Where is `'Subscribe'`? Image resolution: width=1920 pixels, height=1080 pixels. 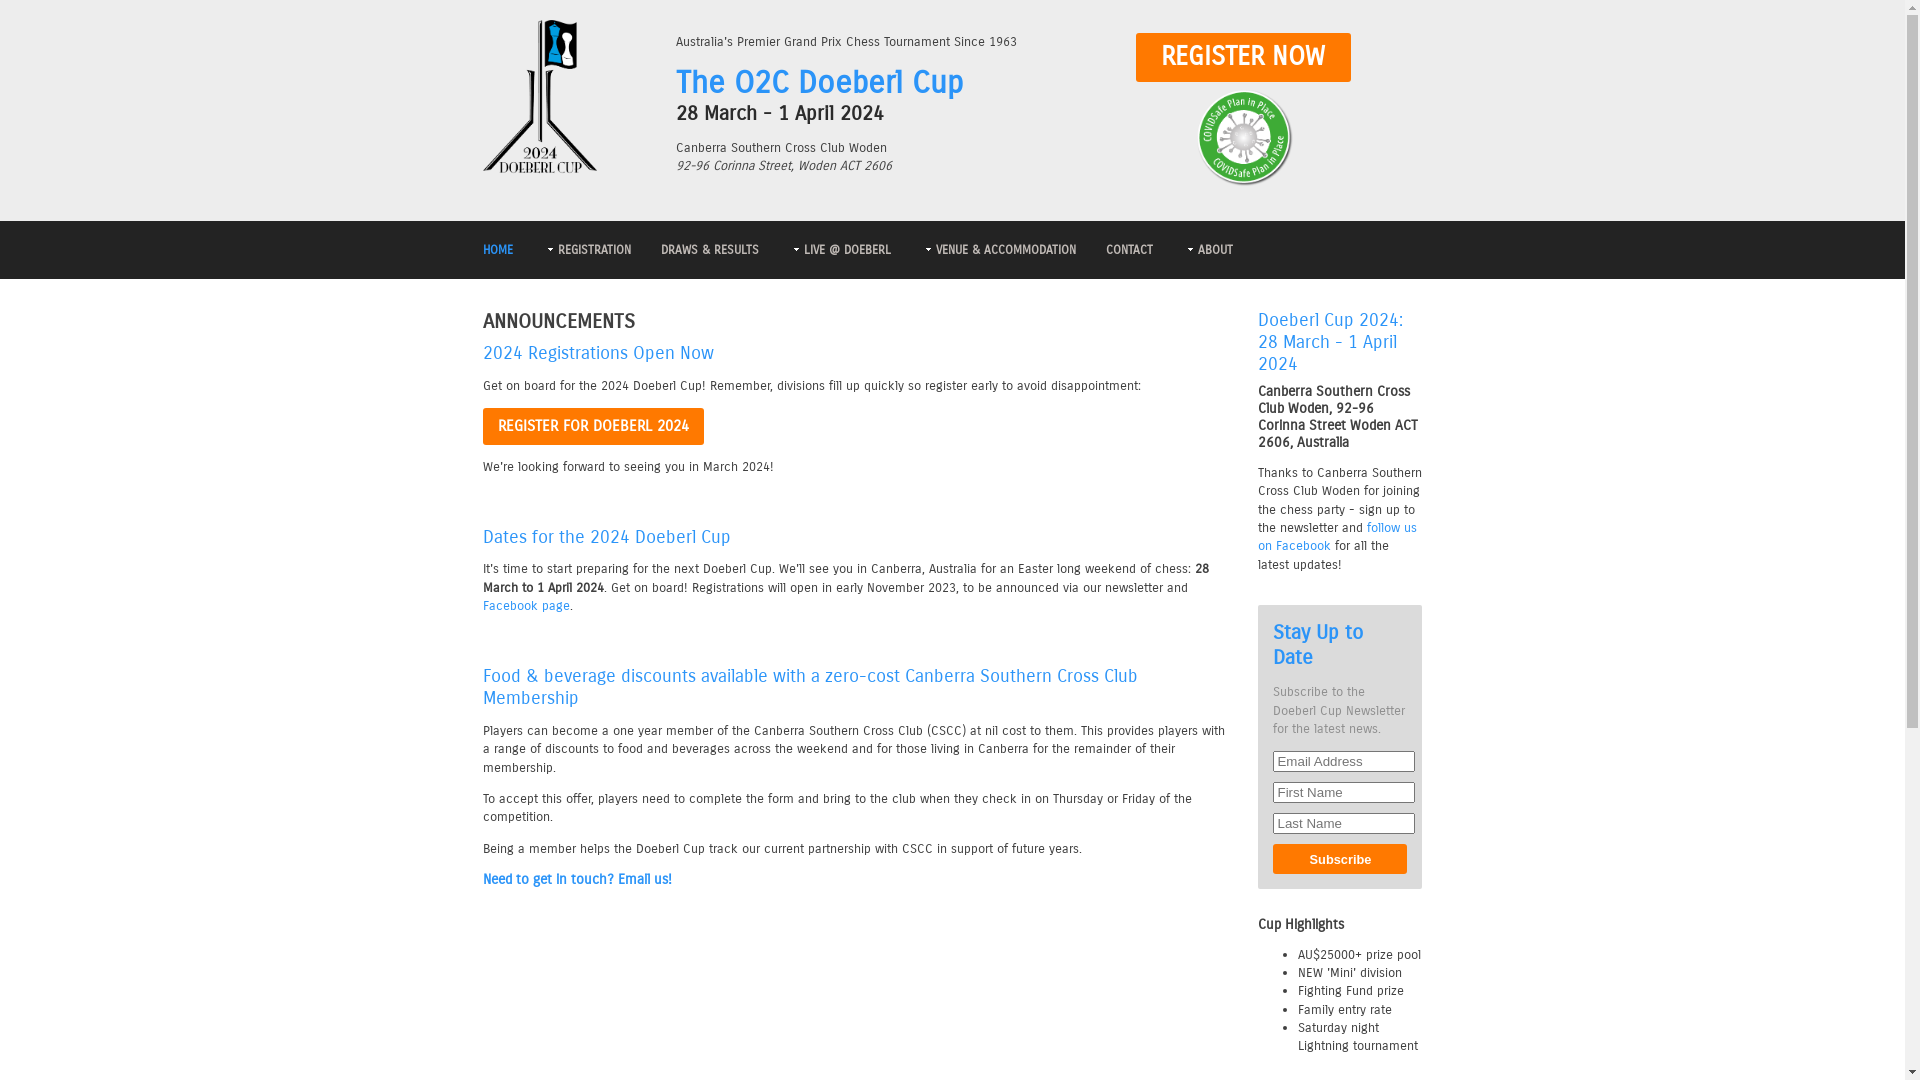 'Subscribe' is located at coordinates (1339, 858).